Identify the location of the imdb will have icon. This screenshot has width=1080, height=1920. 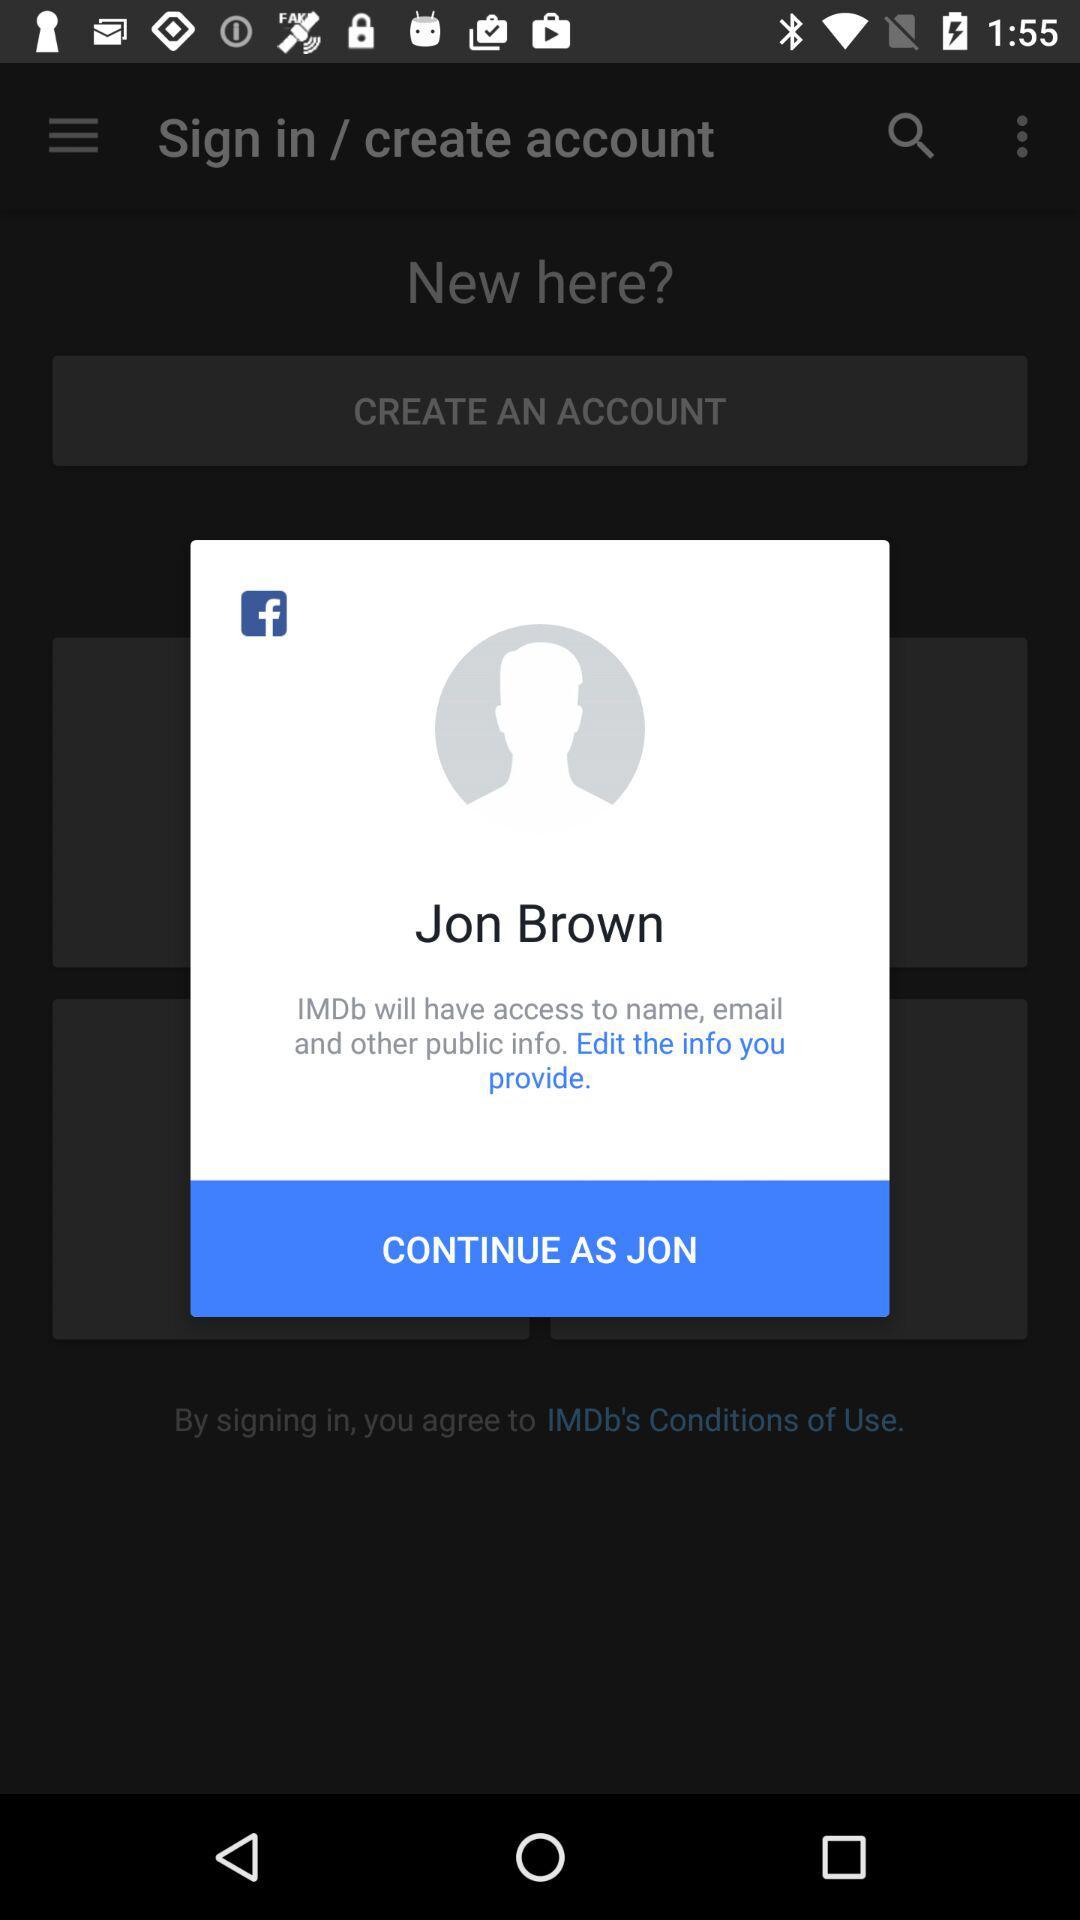
(540, 1041).